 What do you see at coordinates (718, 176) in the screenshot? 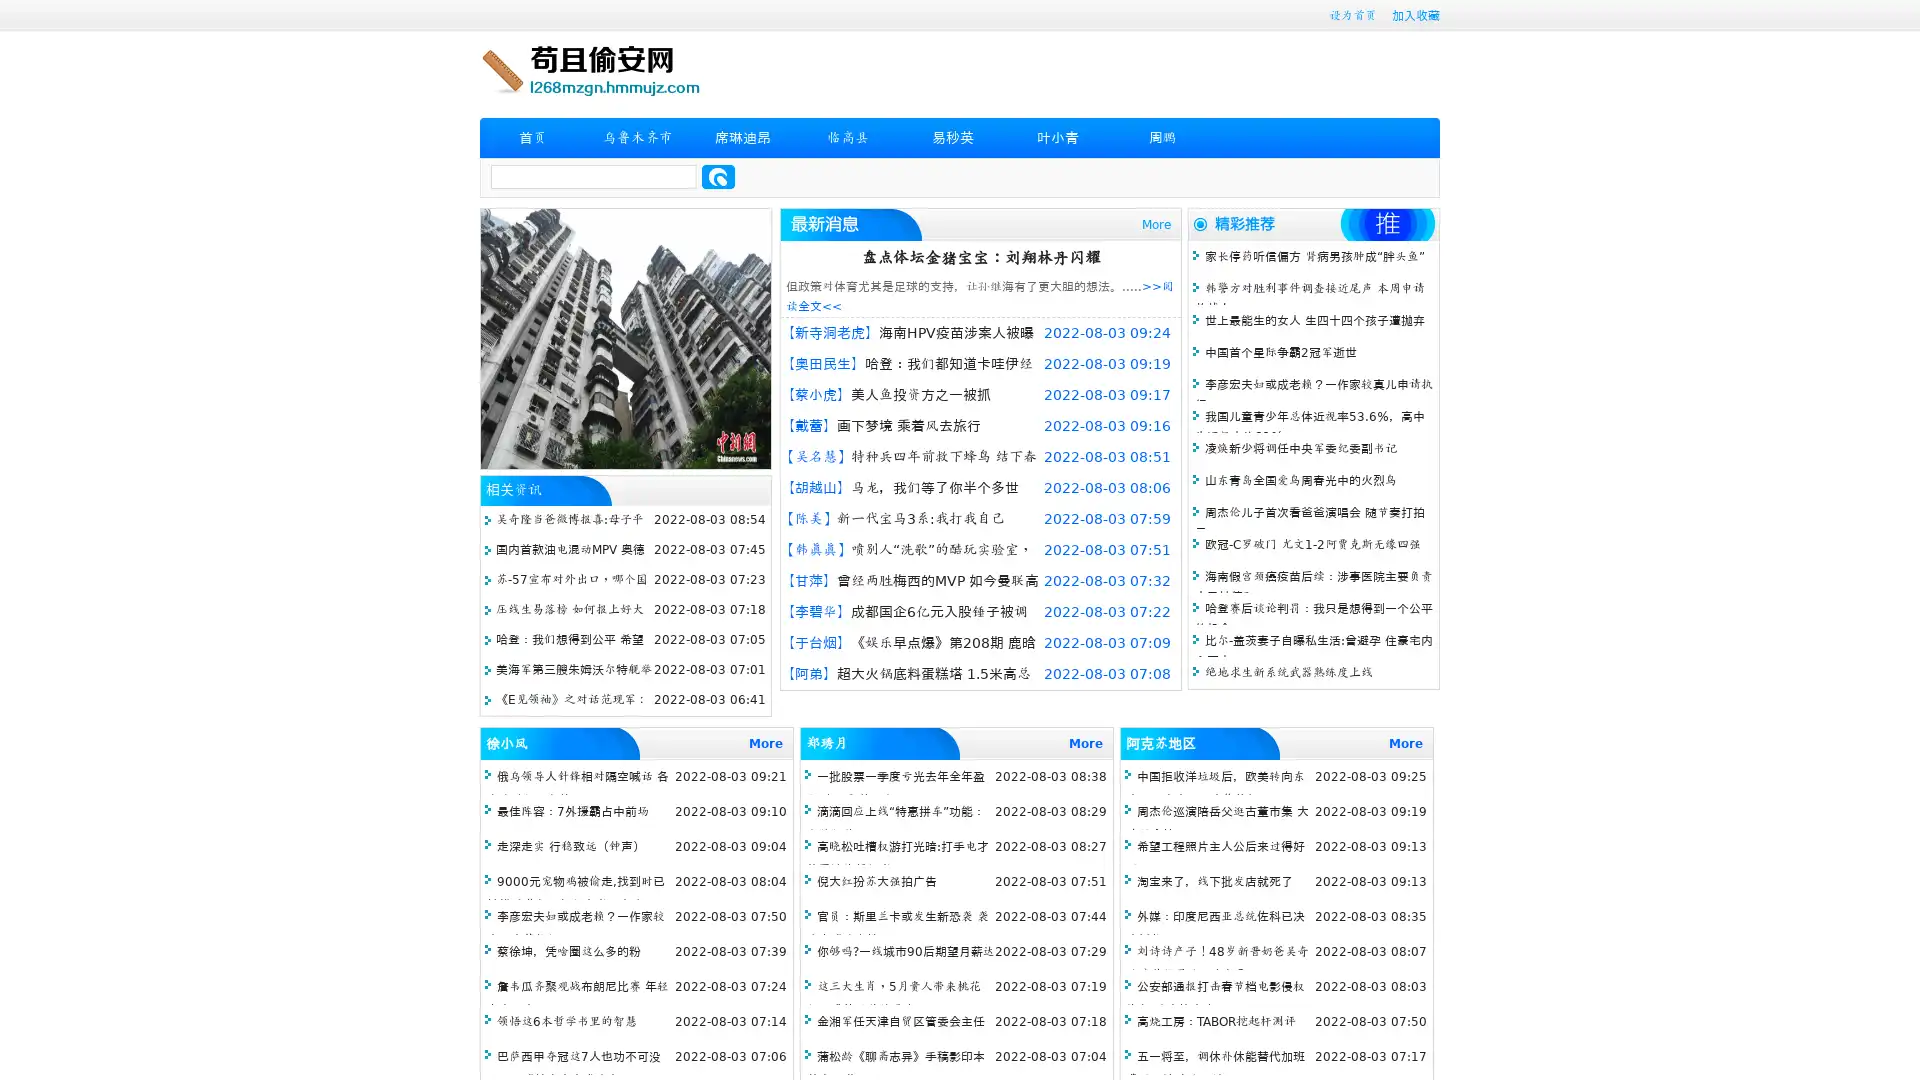
I see `Search` at bounding box center [718, 176].